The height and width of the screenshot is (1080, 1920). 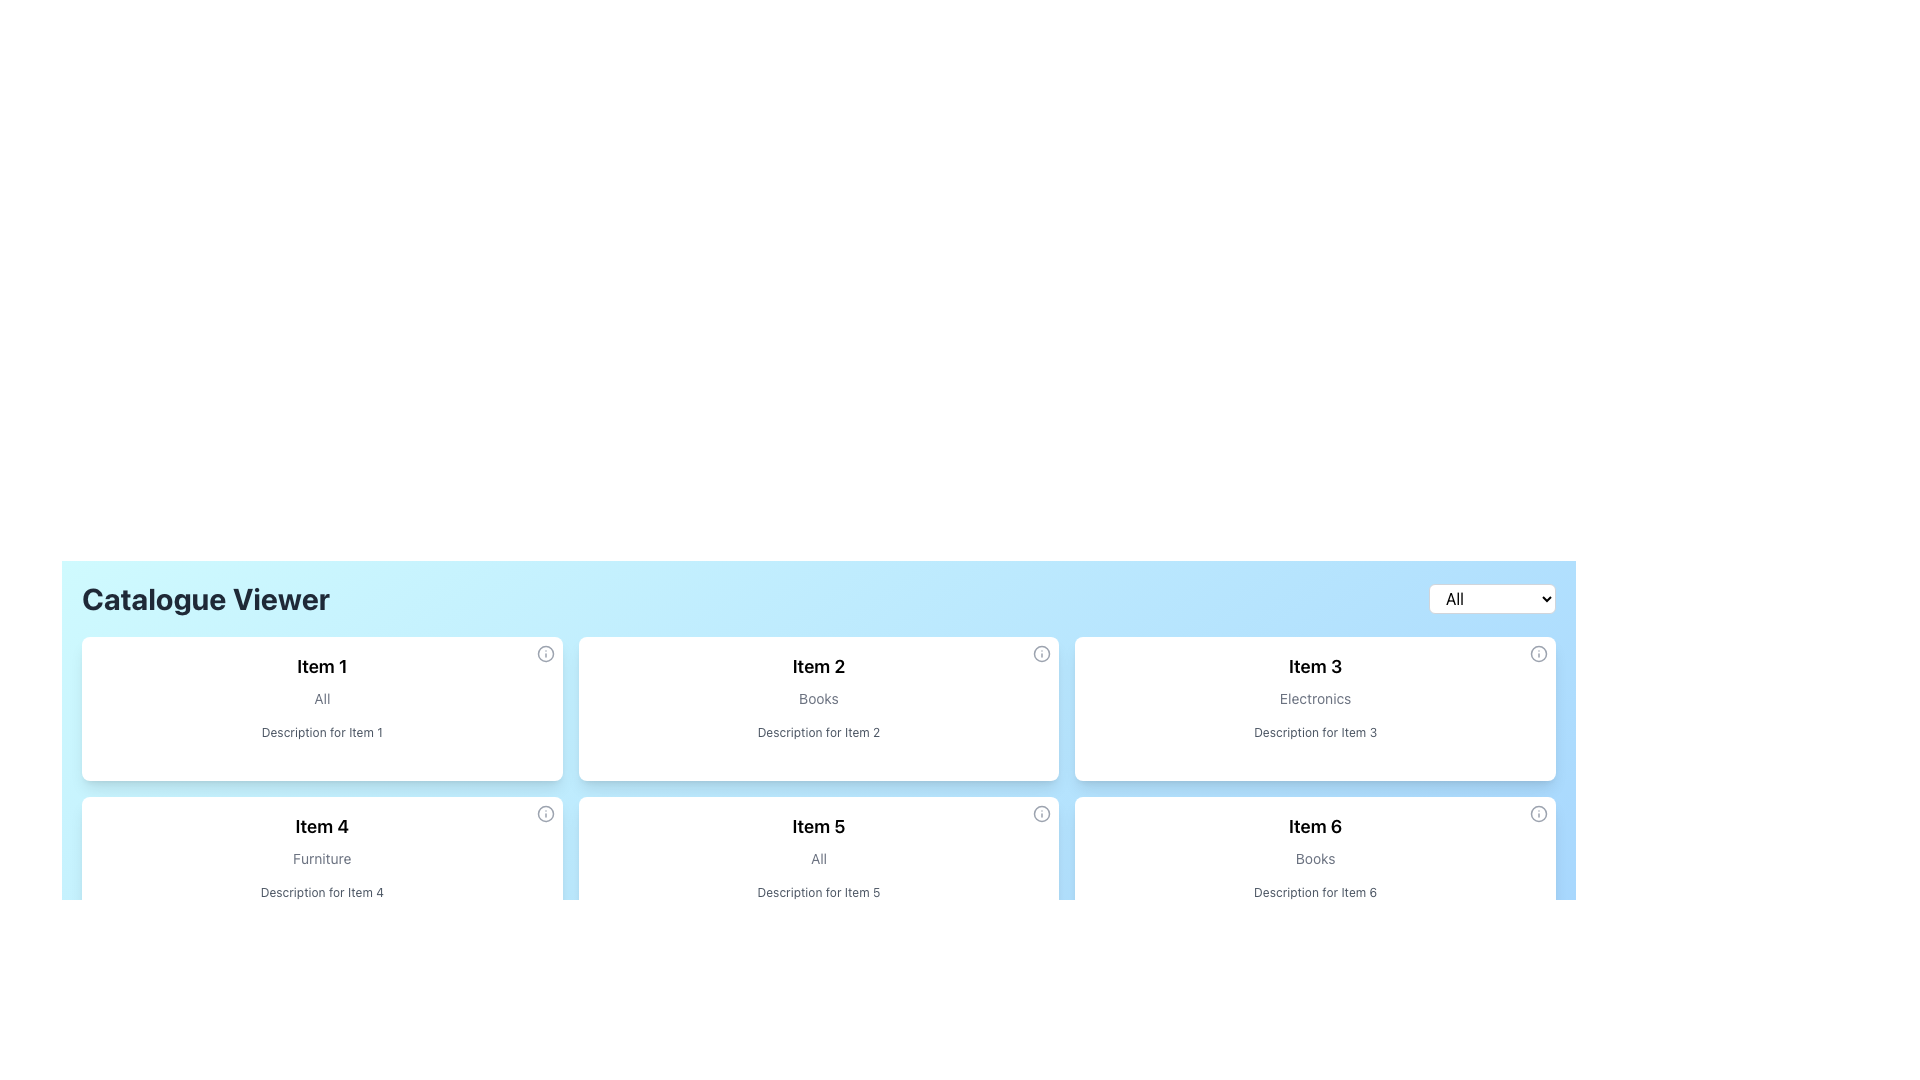 I want to click on the fifth card in the grid layout that displays 'Item 5' in bold text with a white background and rounded corners, so click(x=819, y=867).